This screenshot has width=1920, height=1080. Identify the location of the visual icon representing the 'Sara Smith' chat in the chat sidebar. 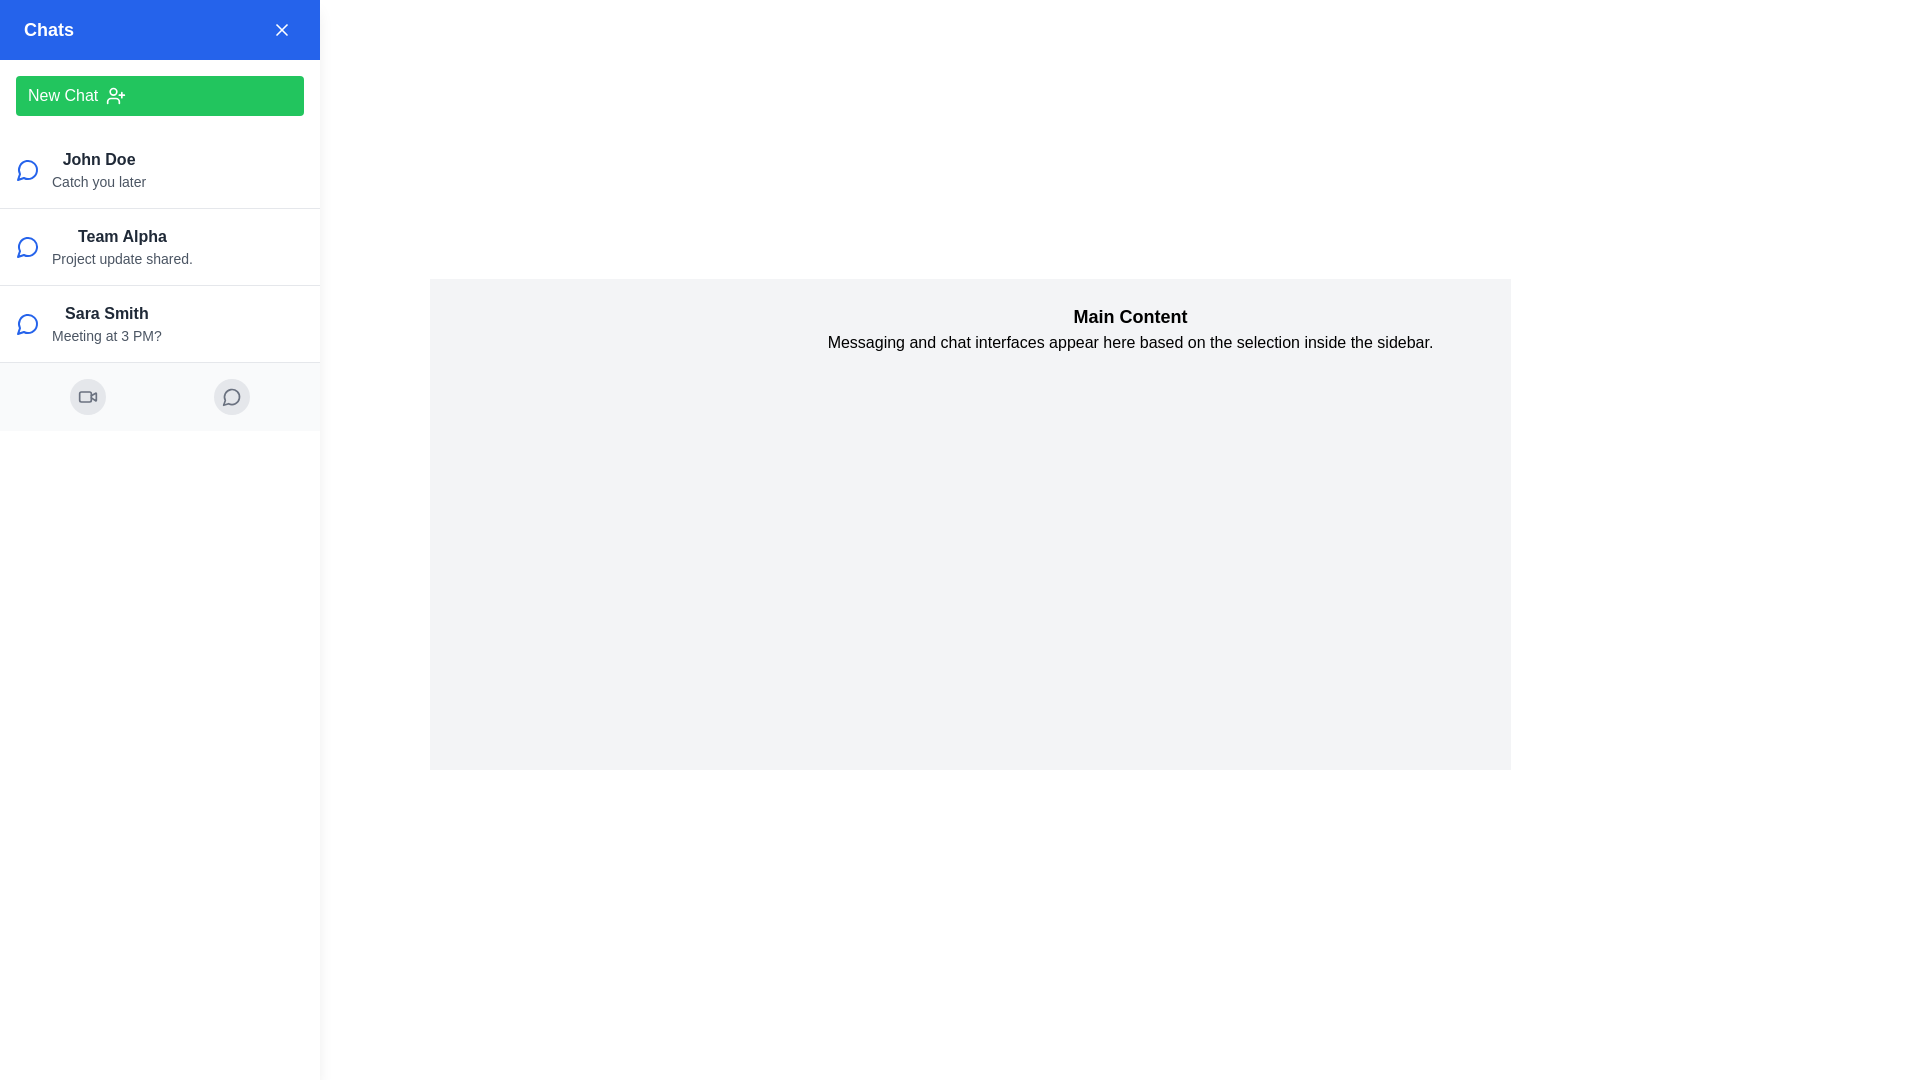
(27, 323).